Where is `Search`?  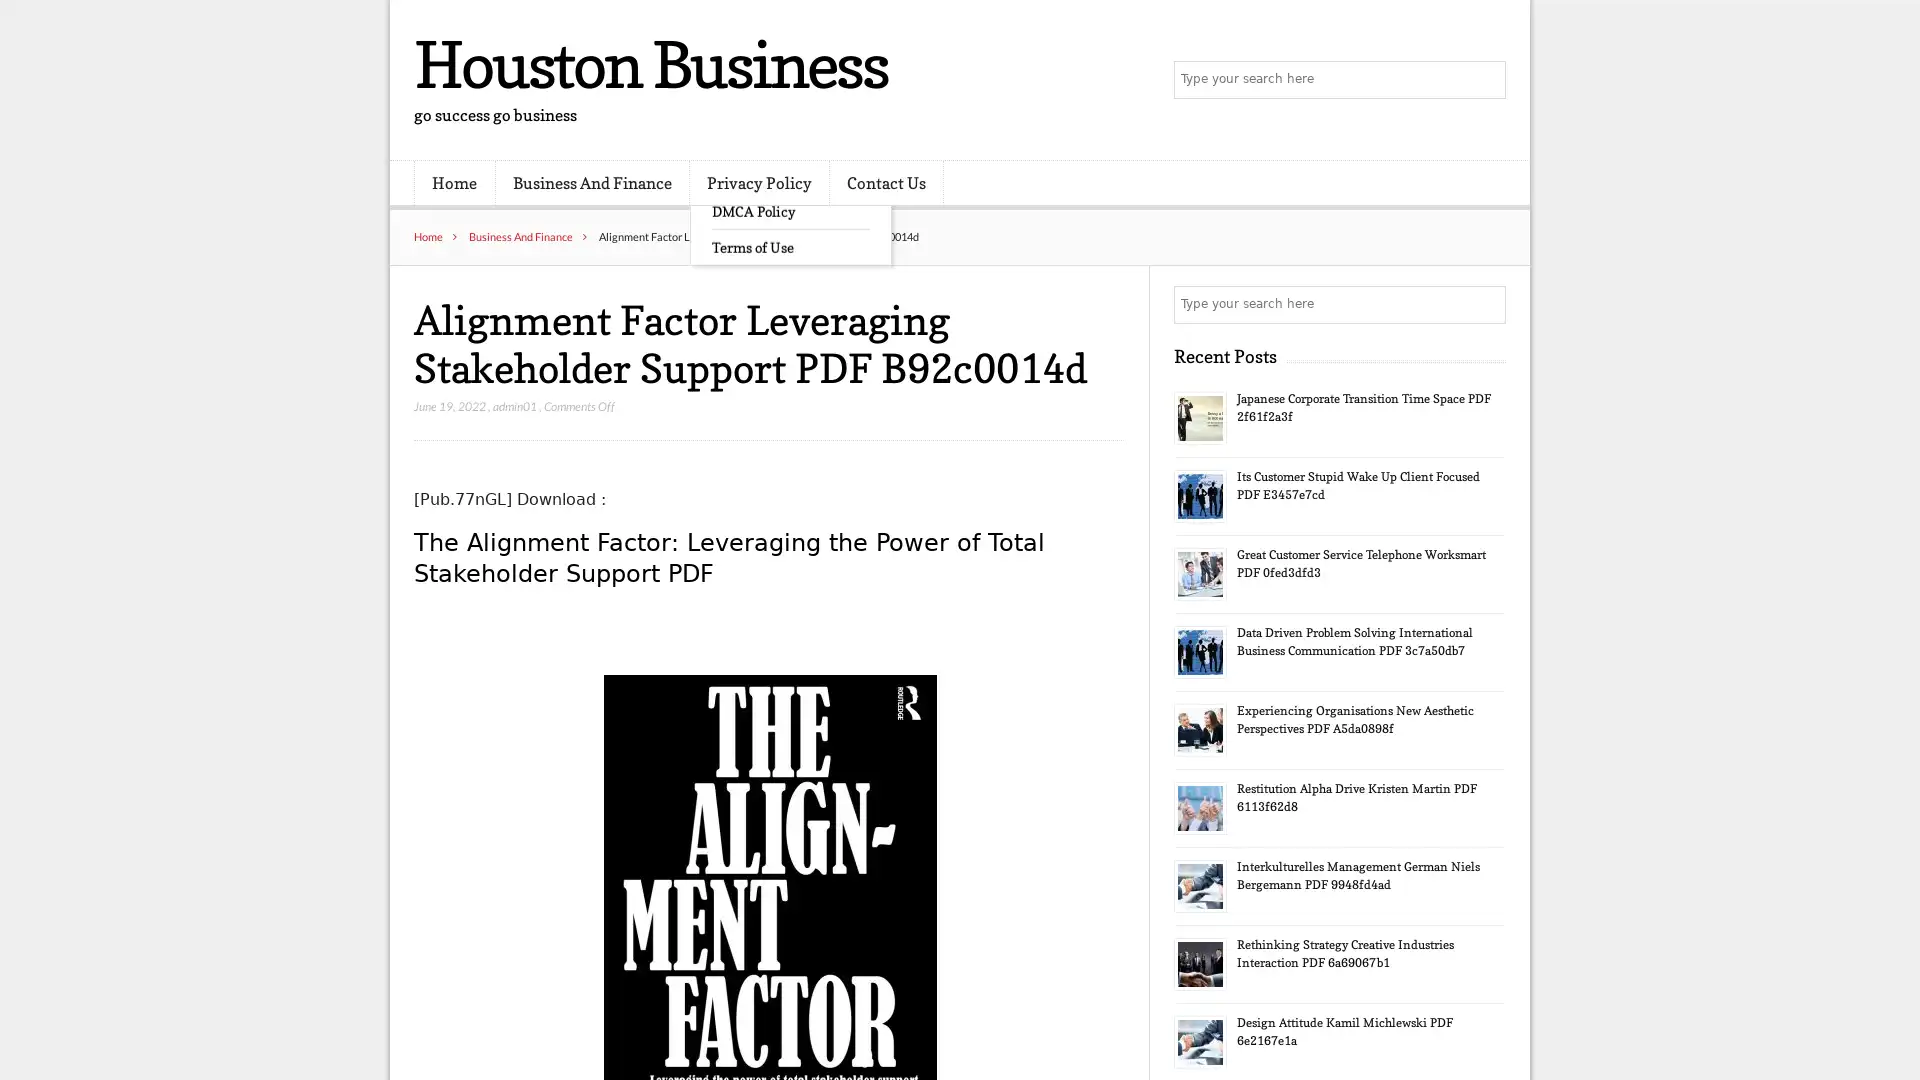 Search is located at coordinates (1485, 80).